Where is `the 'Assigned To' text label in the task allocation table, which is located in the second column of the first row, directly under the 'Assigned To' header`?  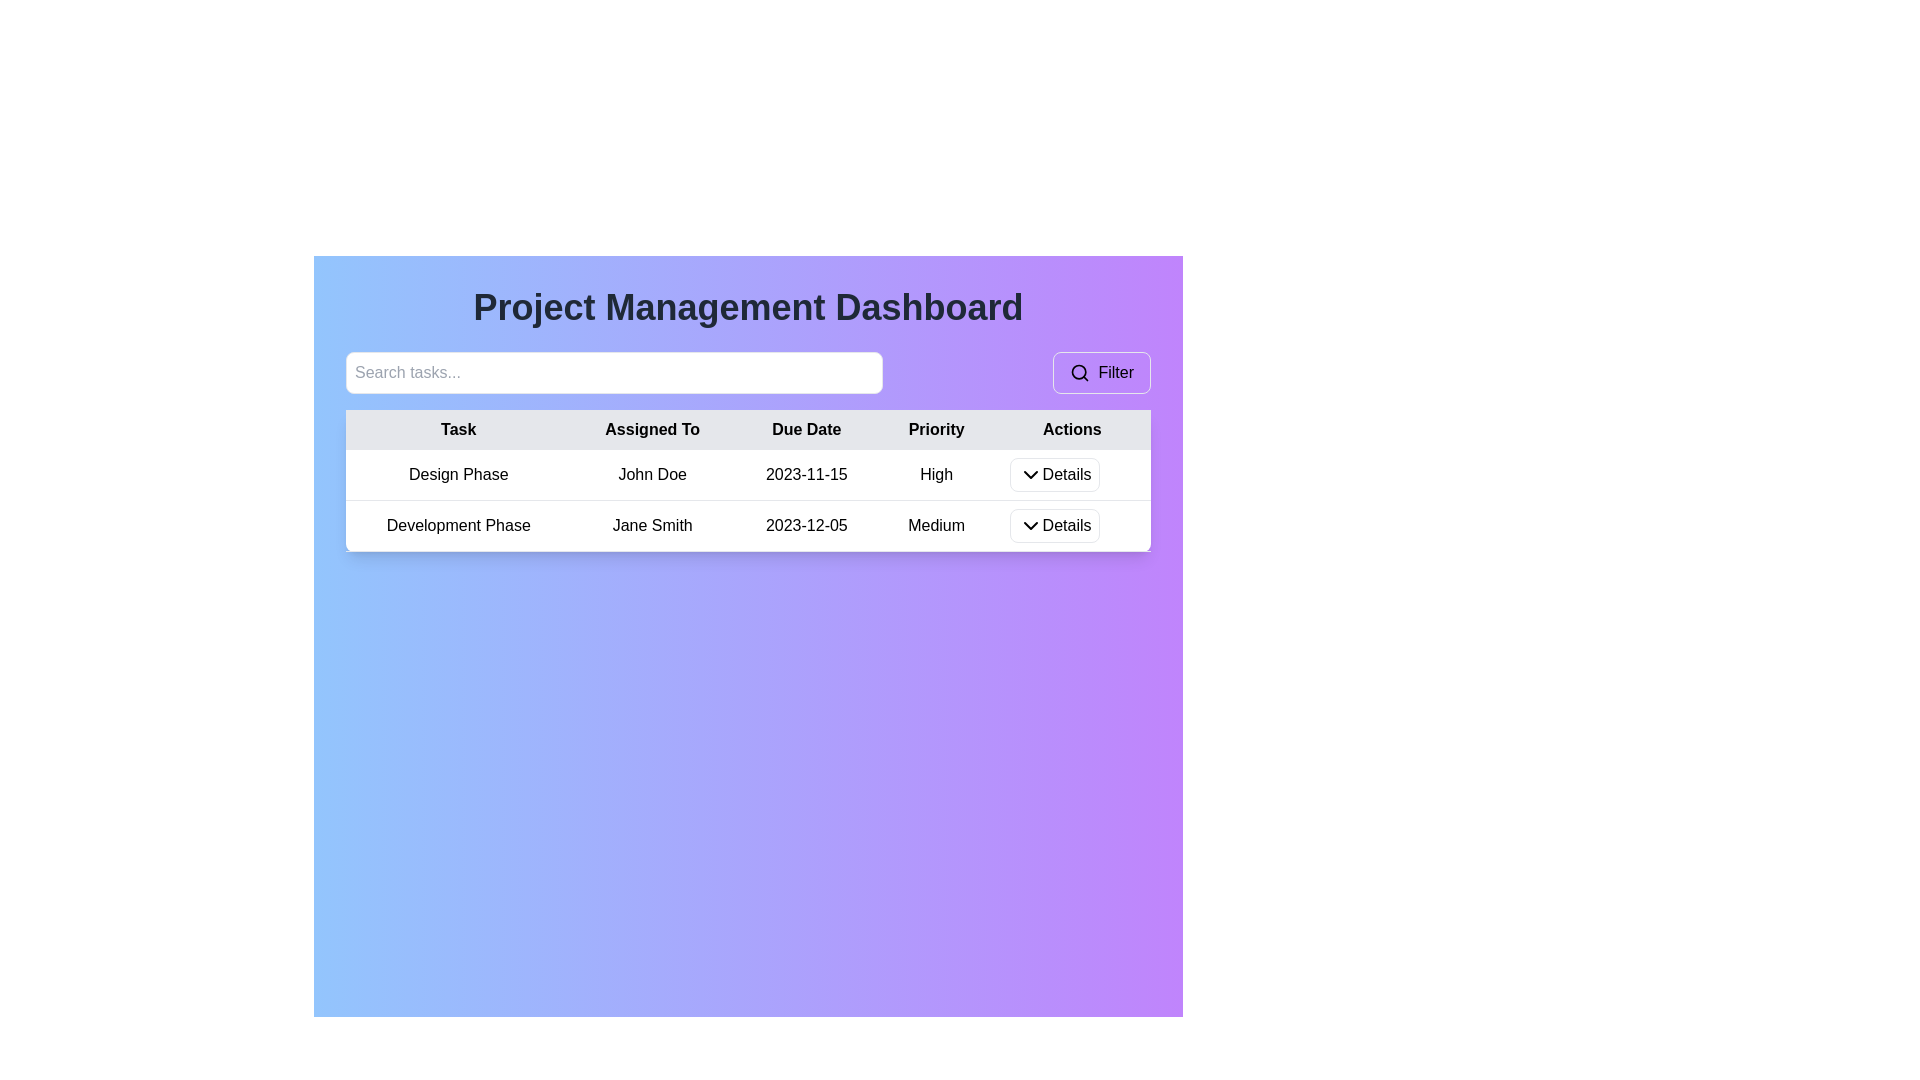
the 'Assigned To' text label in the task allocation table, which is located in the second column of the first row, directly under the 'Assigned To' header is located at coordinates (652, 475).